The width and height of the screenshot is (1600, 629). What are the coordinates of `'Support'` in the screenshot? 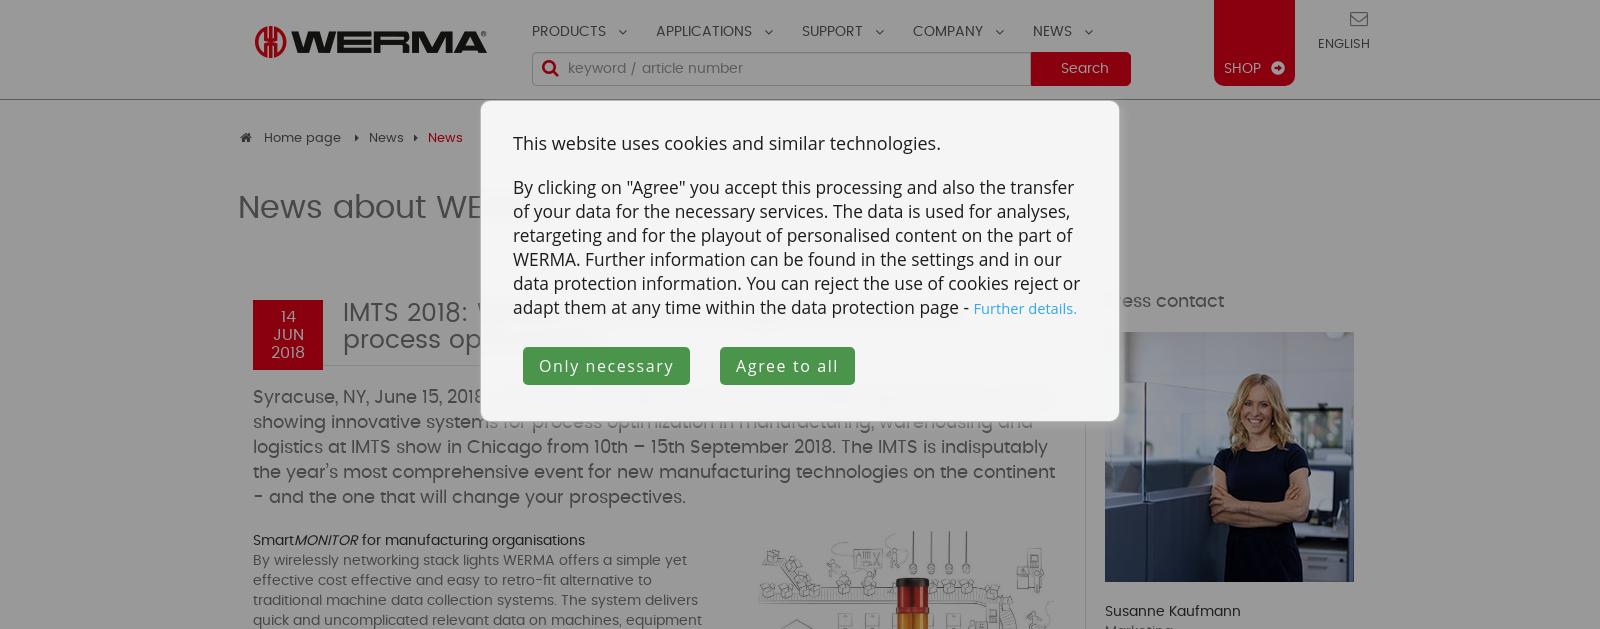 It's located at (831, 32).